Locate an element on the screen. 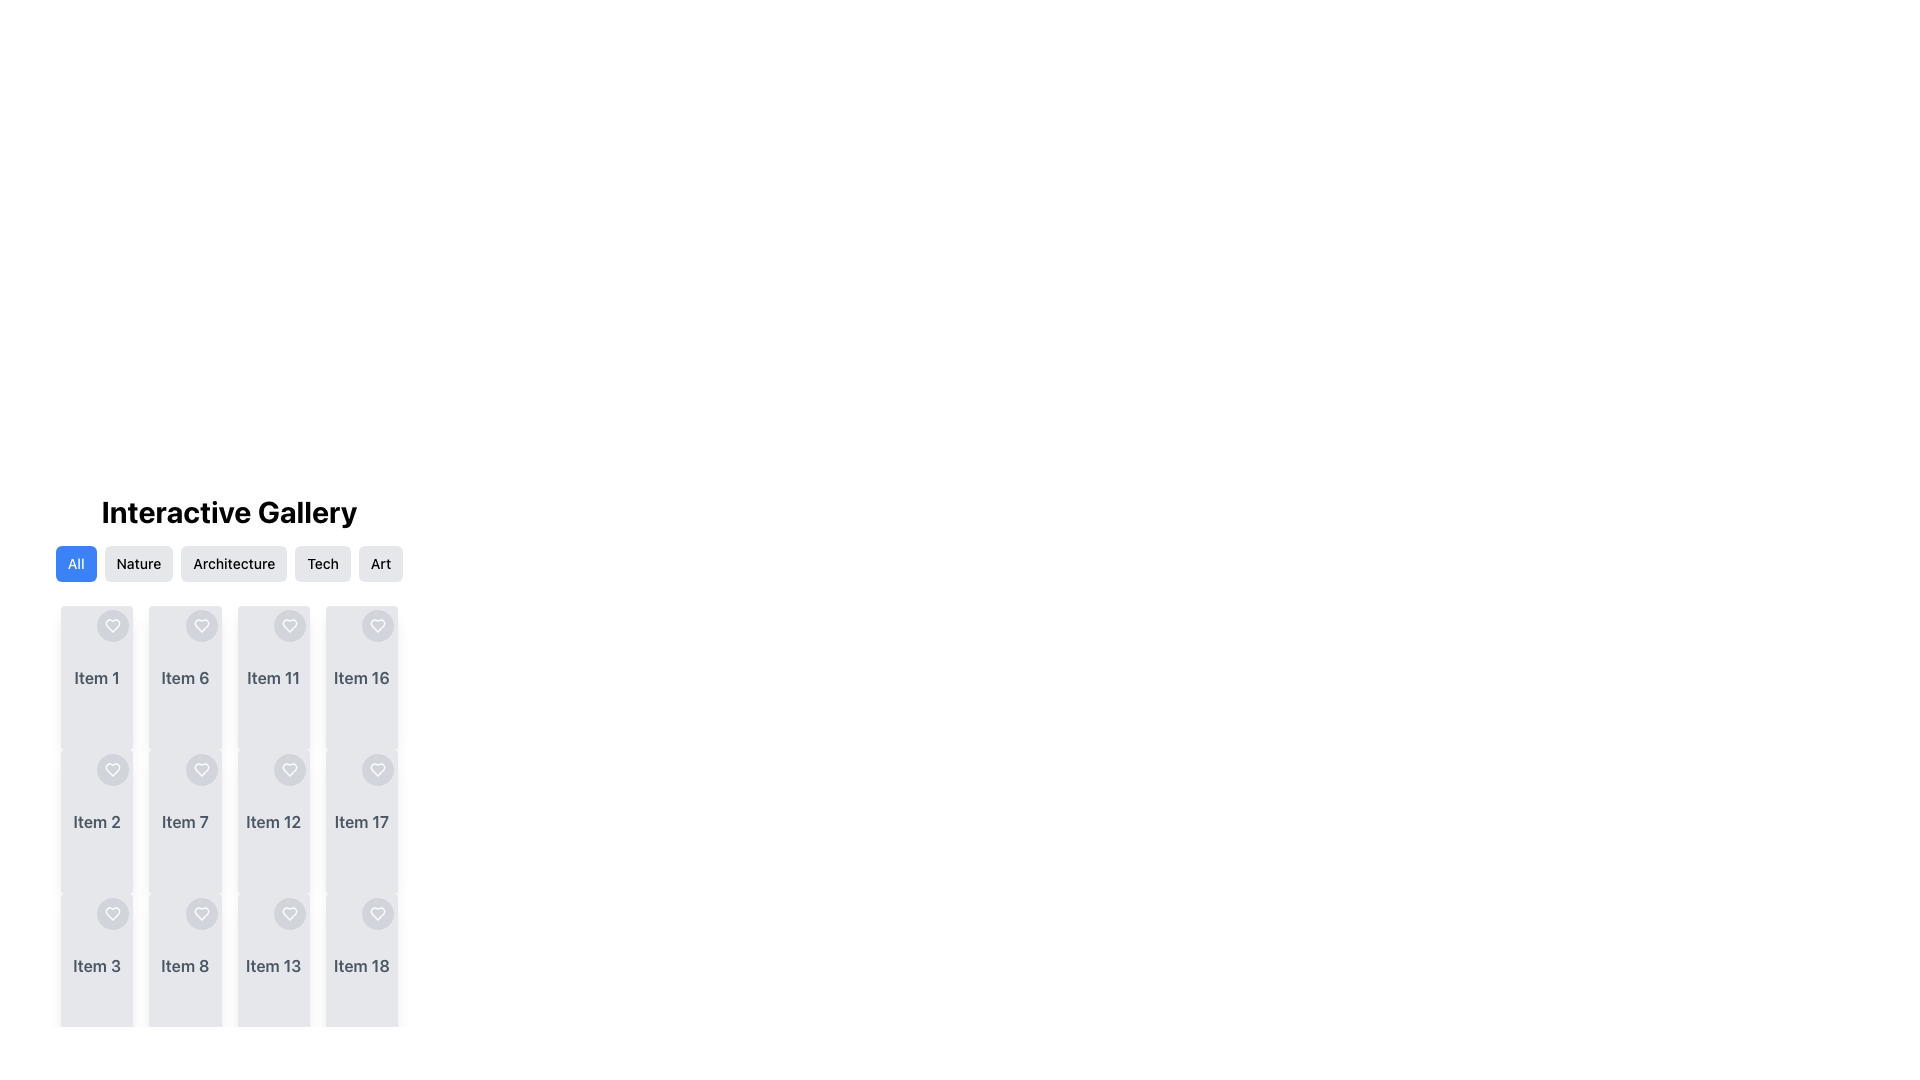 The width and height of the screenshot is (1920, 1080). the button that allows users to view more details about 'Item 2' for keyboard navigation is located at coordinates (96, 821).